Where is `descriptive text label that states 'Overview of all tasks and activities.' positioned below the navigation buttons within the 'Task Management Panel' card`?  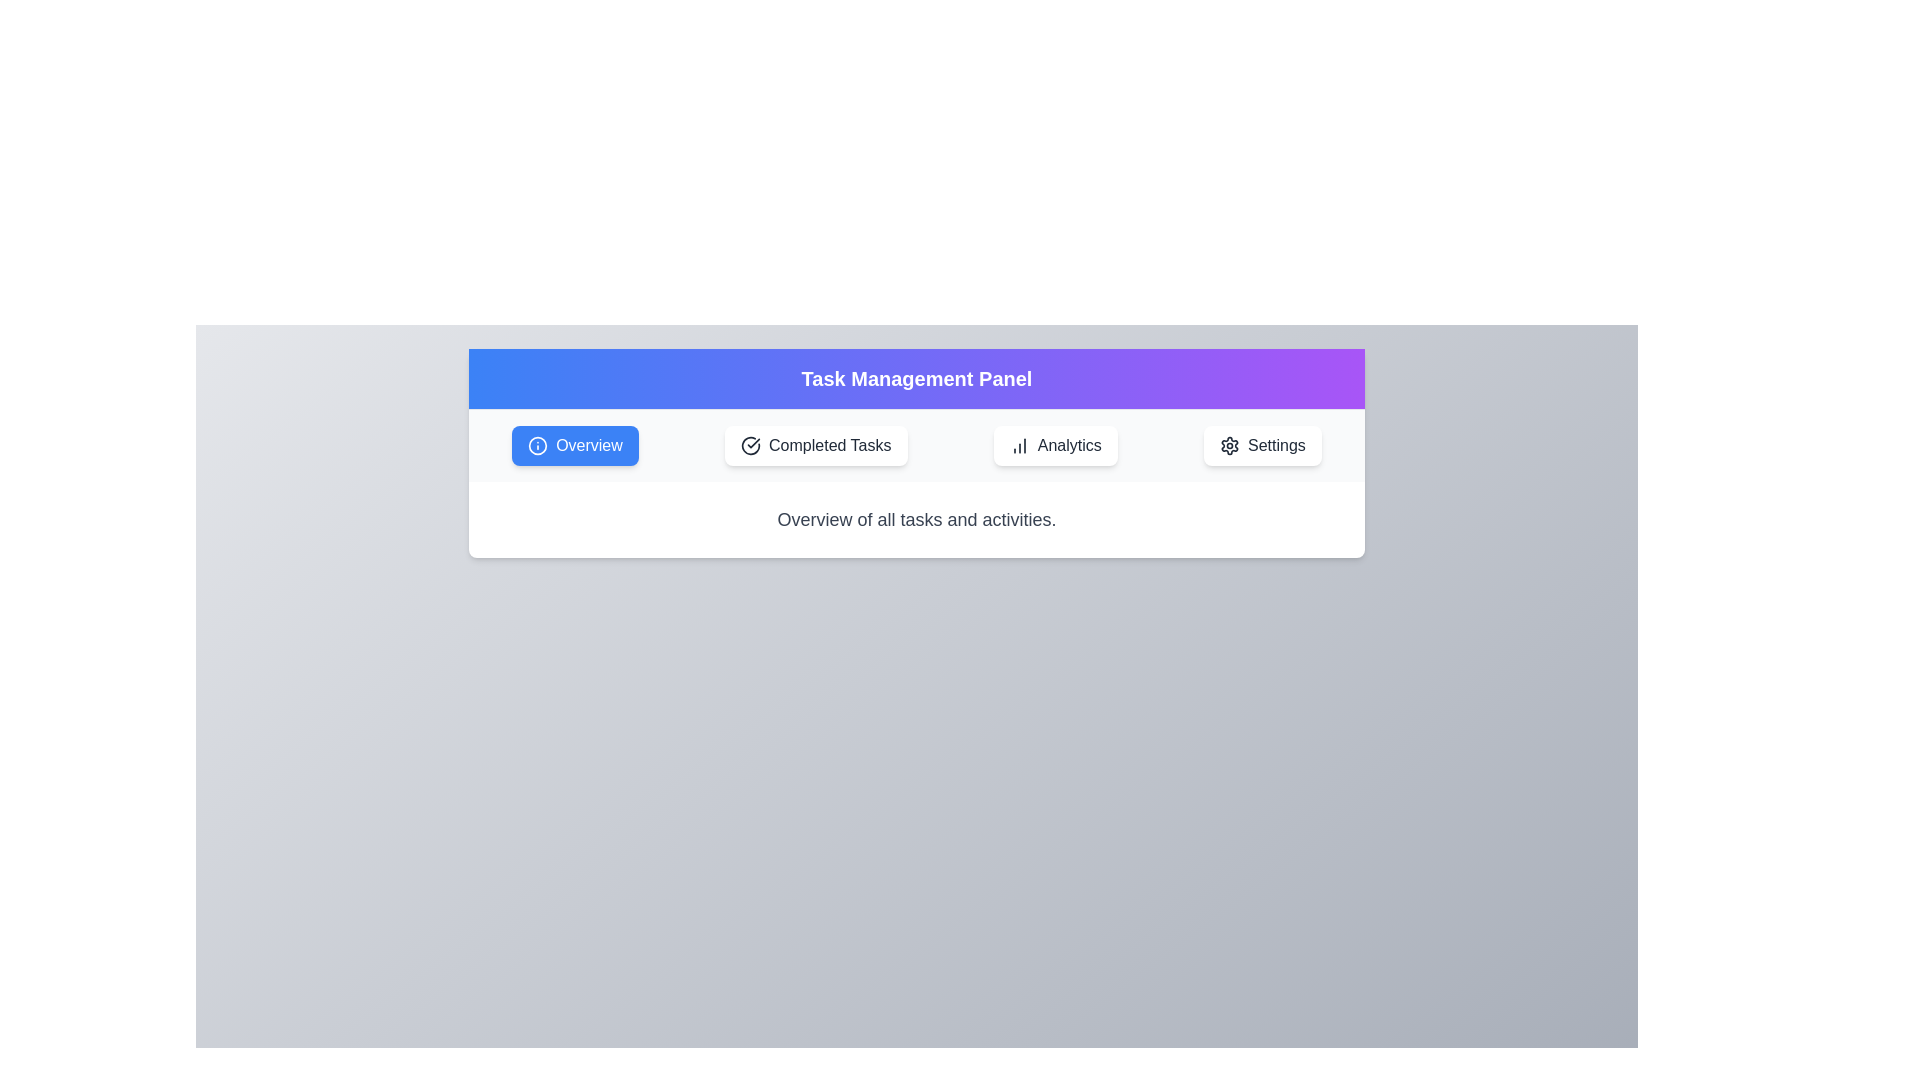 descriptive text label that states 'Overview of all tasks and activities.' positioned below the navigation buttons within the 'Task Management Panel' card is located at coordinates (915, 519).